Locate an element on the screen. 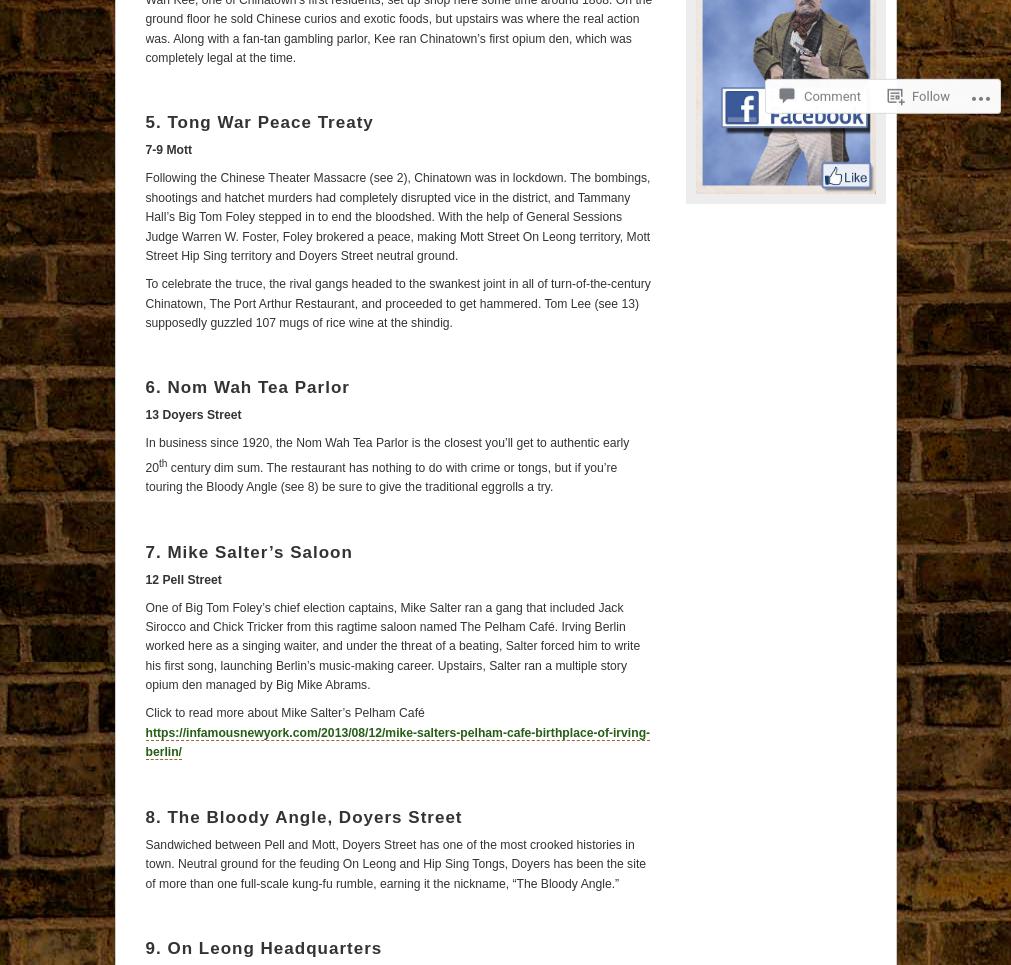 This screenshot has width=1011, height=965. 'In business since 1920, the Nom Wah Tea Parlor is the closest you’ll get to authentic early 20' is located at coordinates (386, 453).